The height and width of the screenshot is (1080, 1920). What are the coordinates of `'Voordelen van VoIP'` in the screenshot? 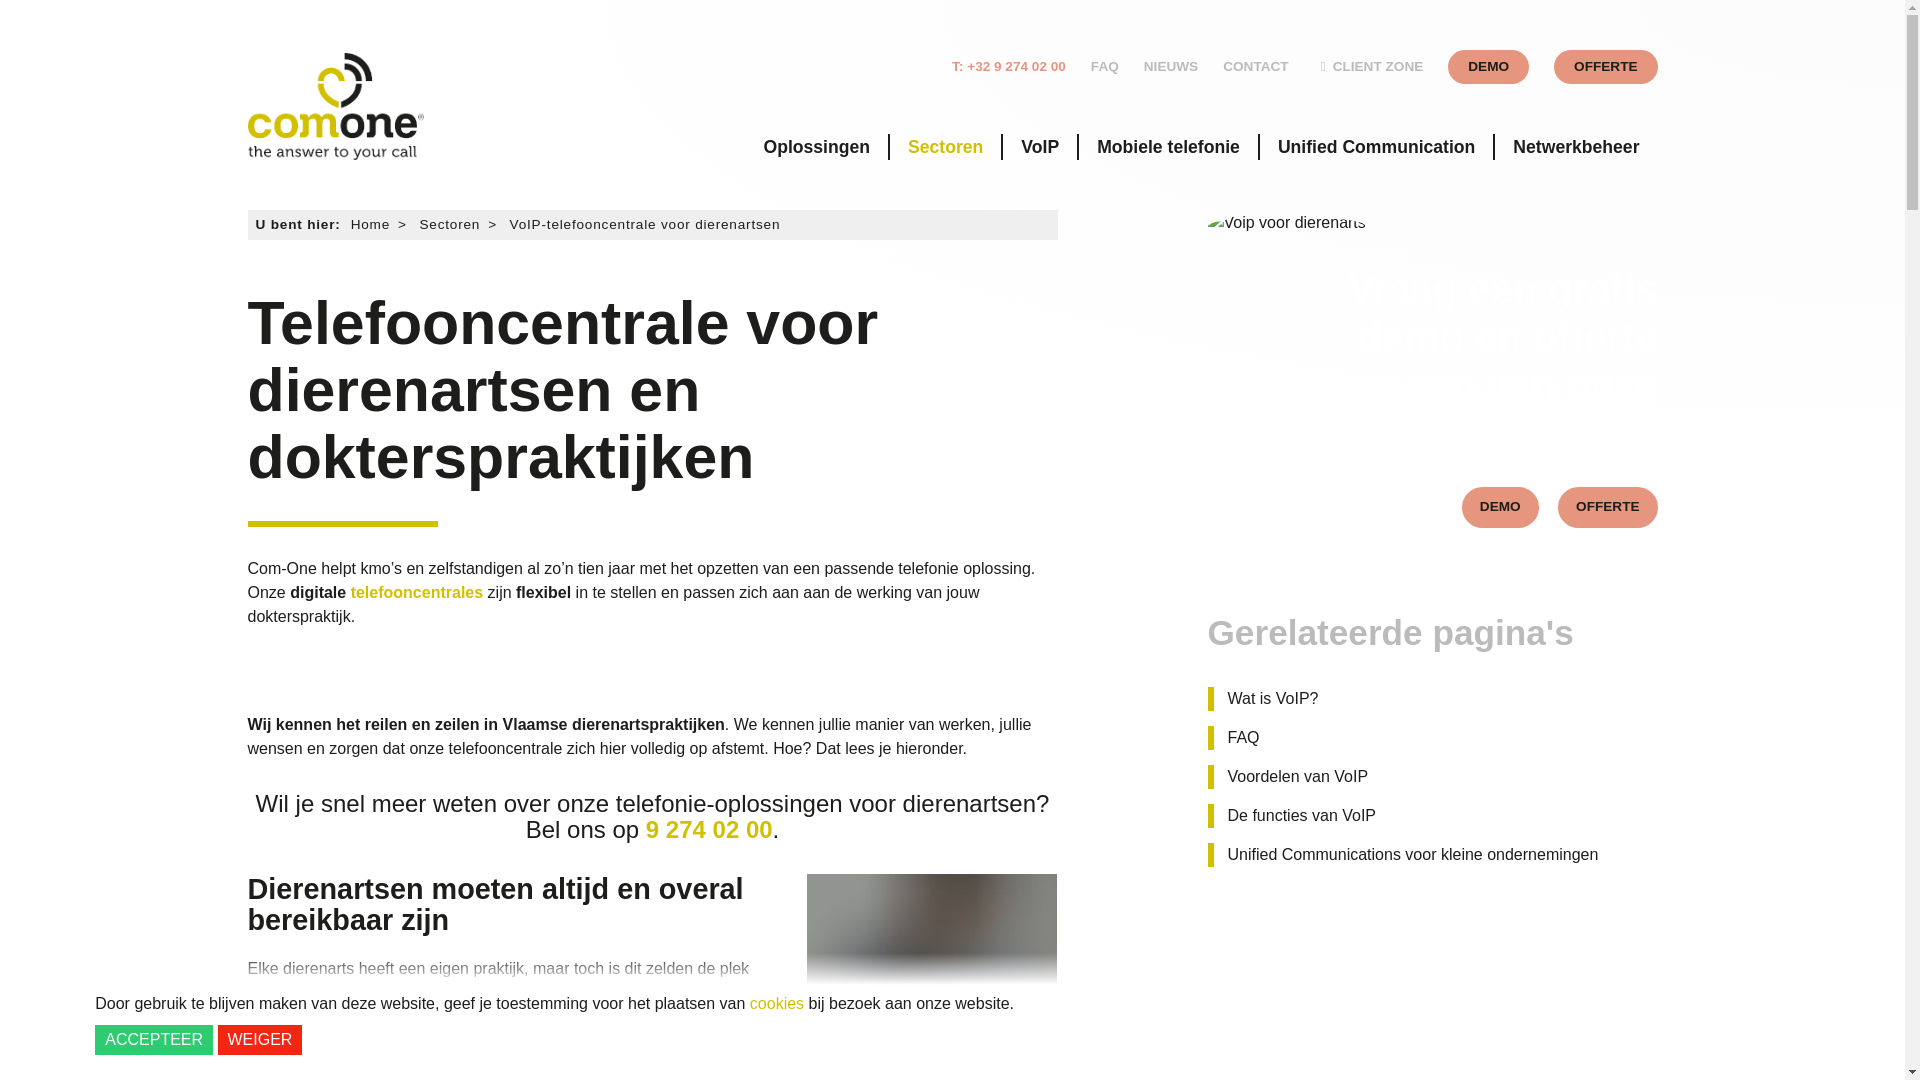 It's located at (1207, 775).